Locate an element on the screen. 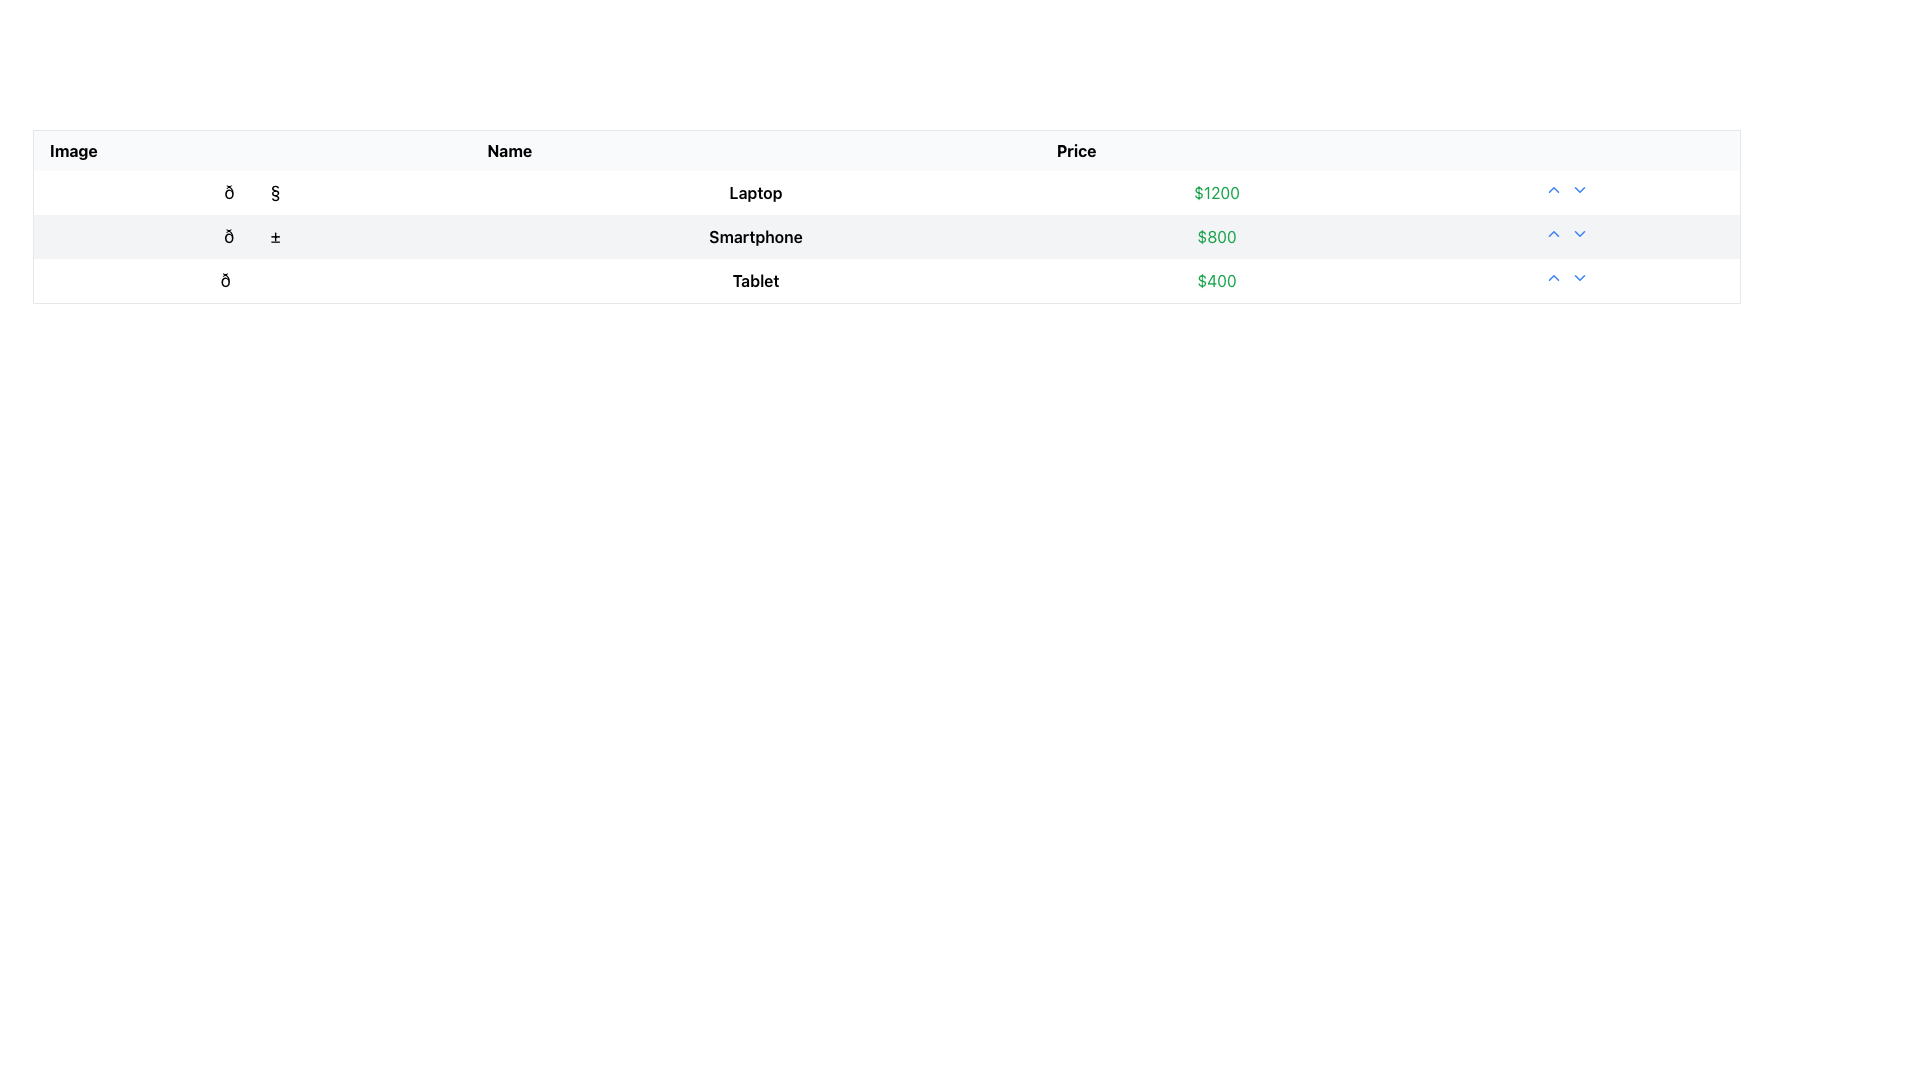  the price display for the item 'Smartphone', which is located in the 'Price' column of the table is located at coordinates (1216, 235).